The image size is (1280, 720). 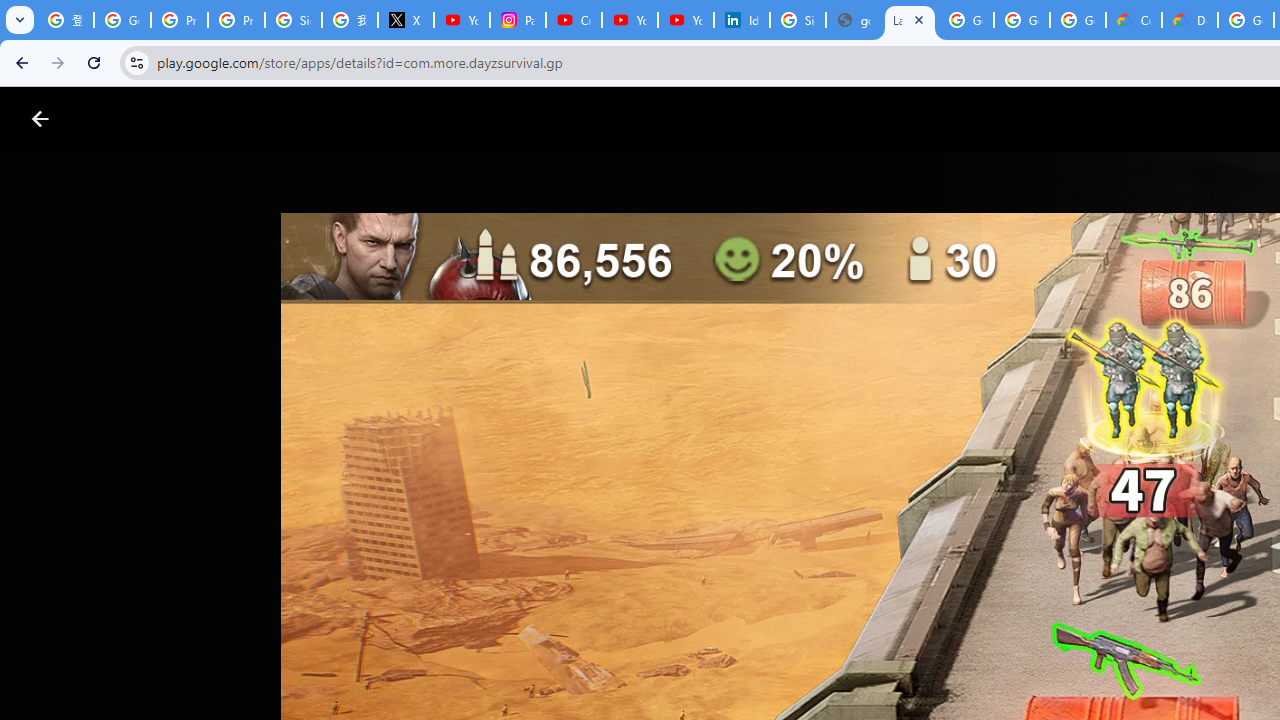 What do you see at coordinates (111, 119) in the screenshot?
I see `'Google Play logo'` at bounding box center [111, 119].